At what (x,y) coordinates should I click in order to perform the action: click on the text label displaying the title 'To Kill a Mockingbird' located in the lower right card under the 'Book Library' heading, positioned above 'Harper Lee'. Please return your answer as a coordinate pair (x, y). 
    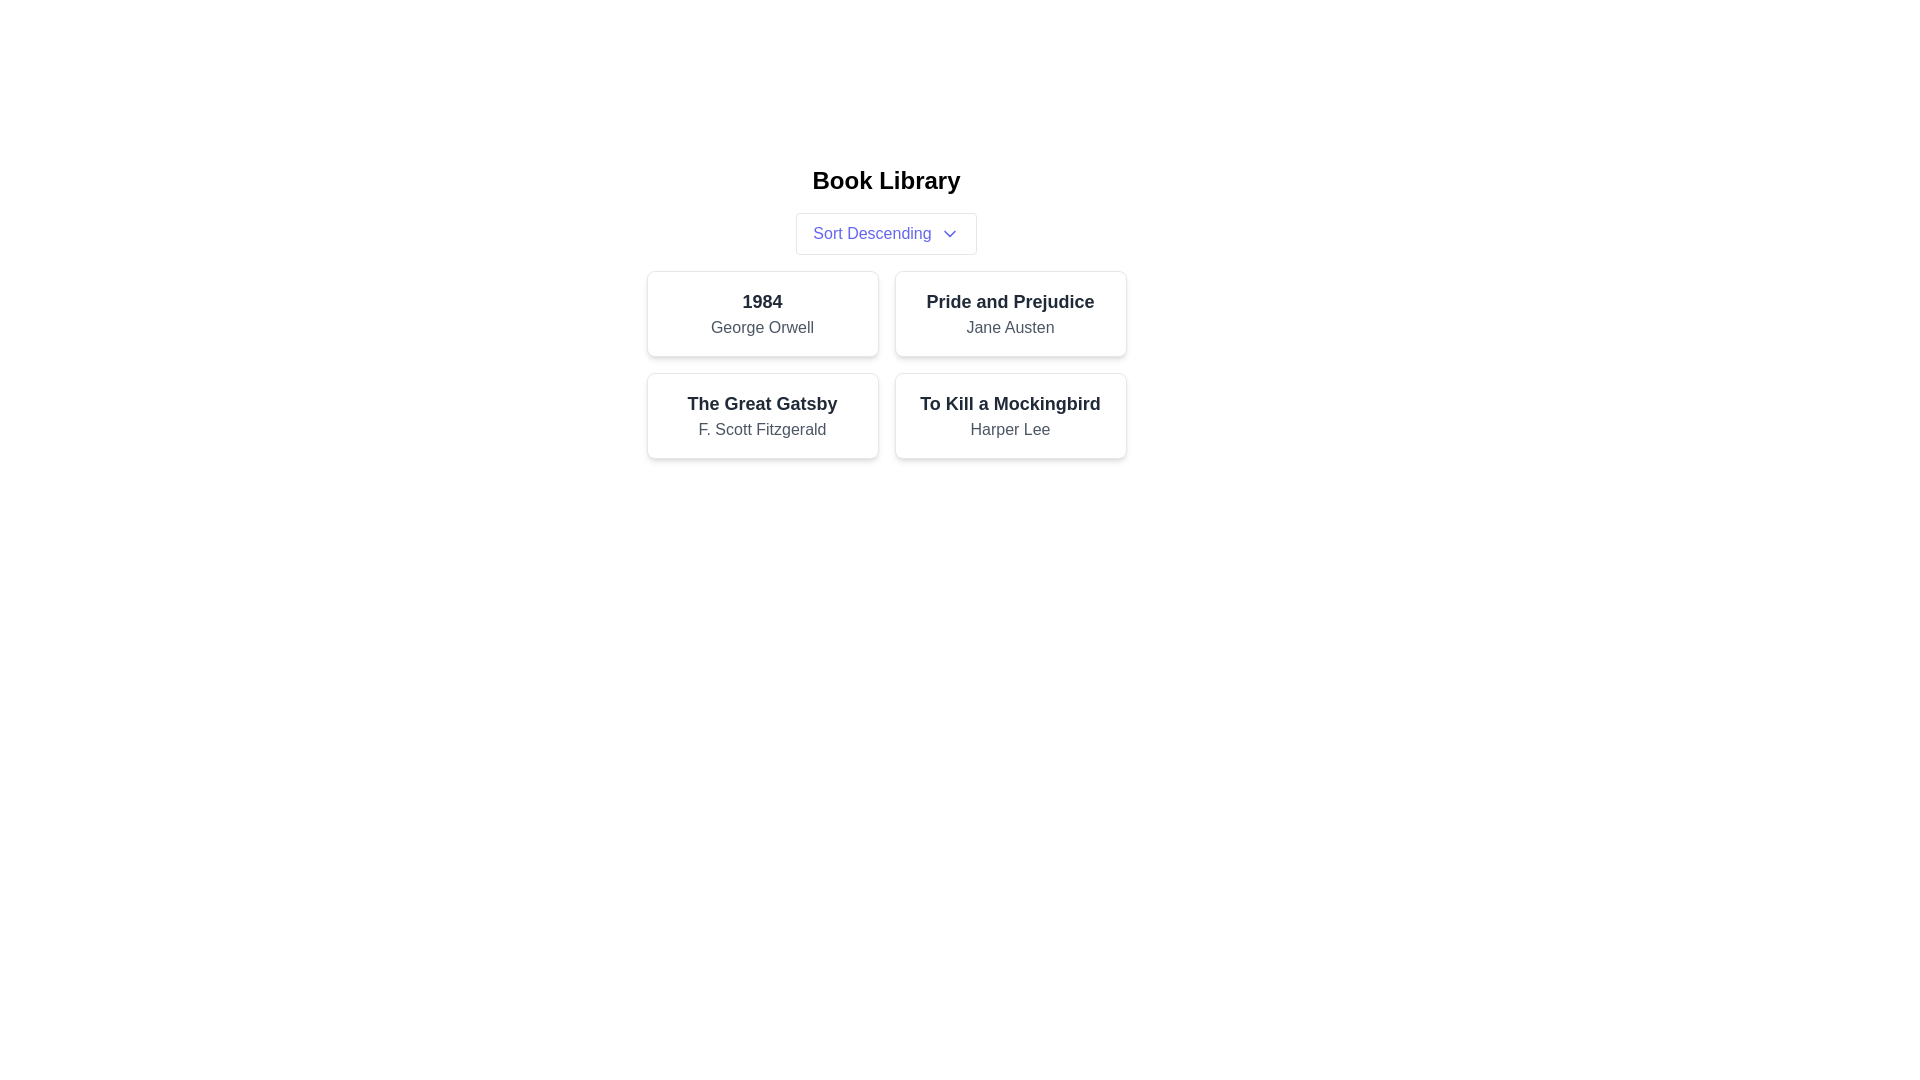
    Looking at the image, I should click on (1010, 404).